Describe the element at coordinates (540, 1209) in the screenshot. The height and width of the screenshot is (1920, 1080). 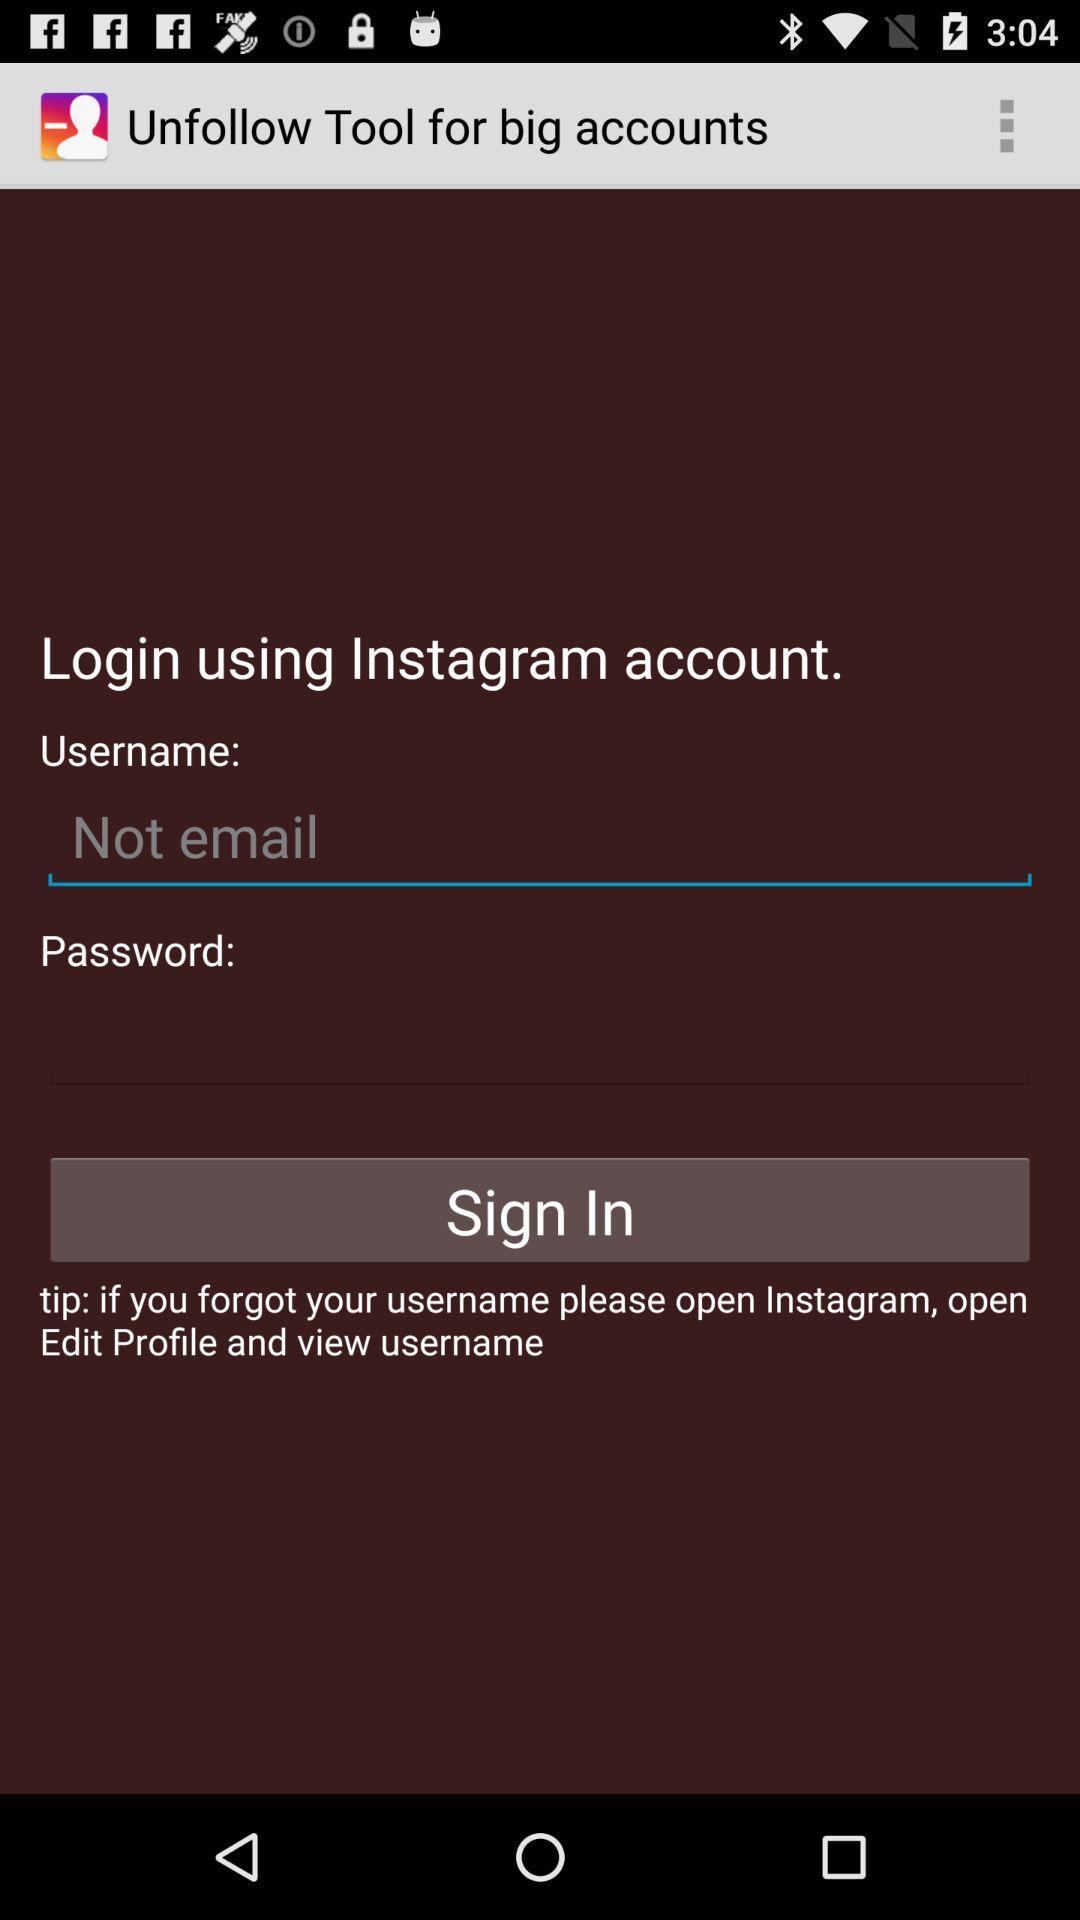
I see `sign in item` at that location.